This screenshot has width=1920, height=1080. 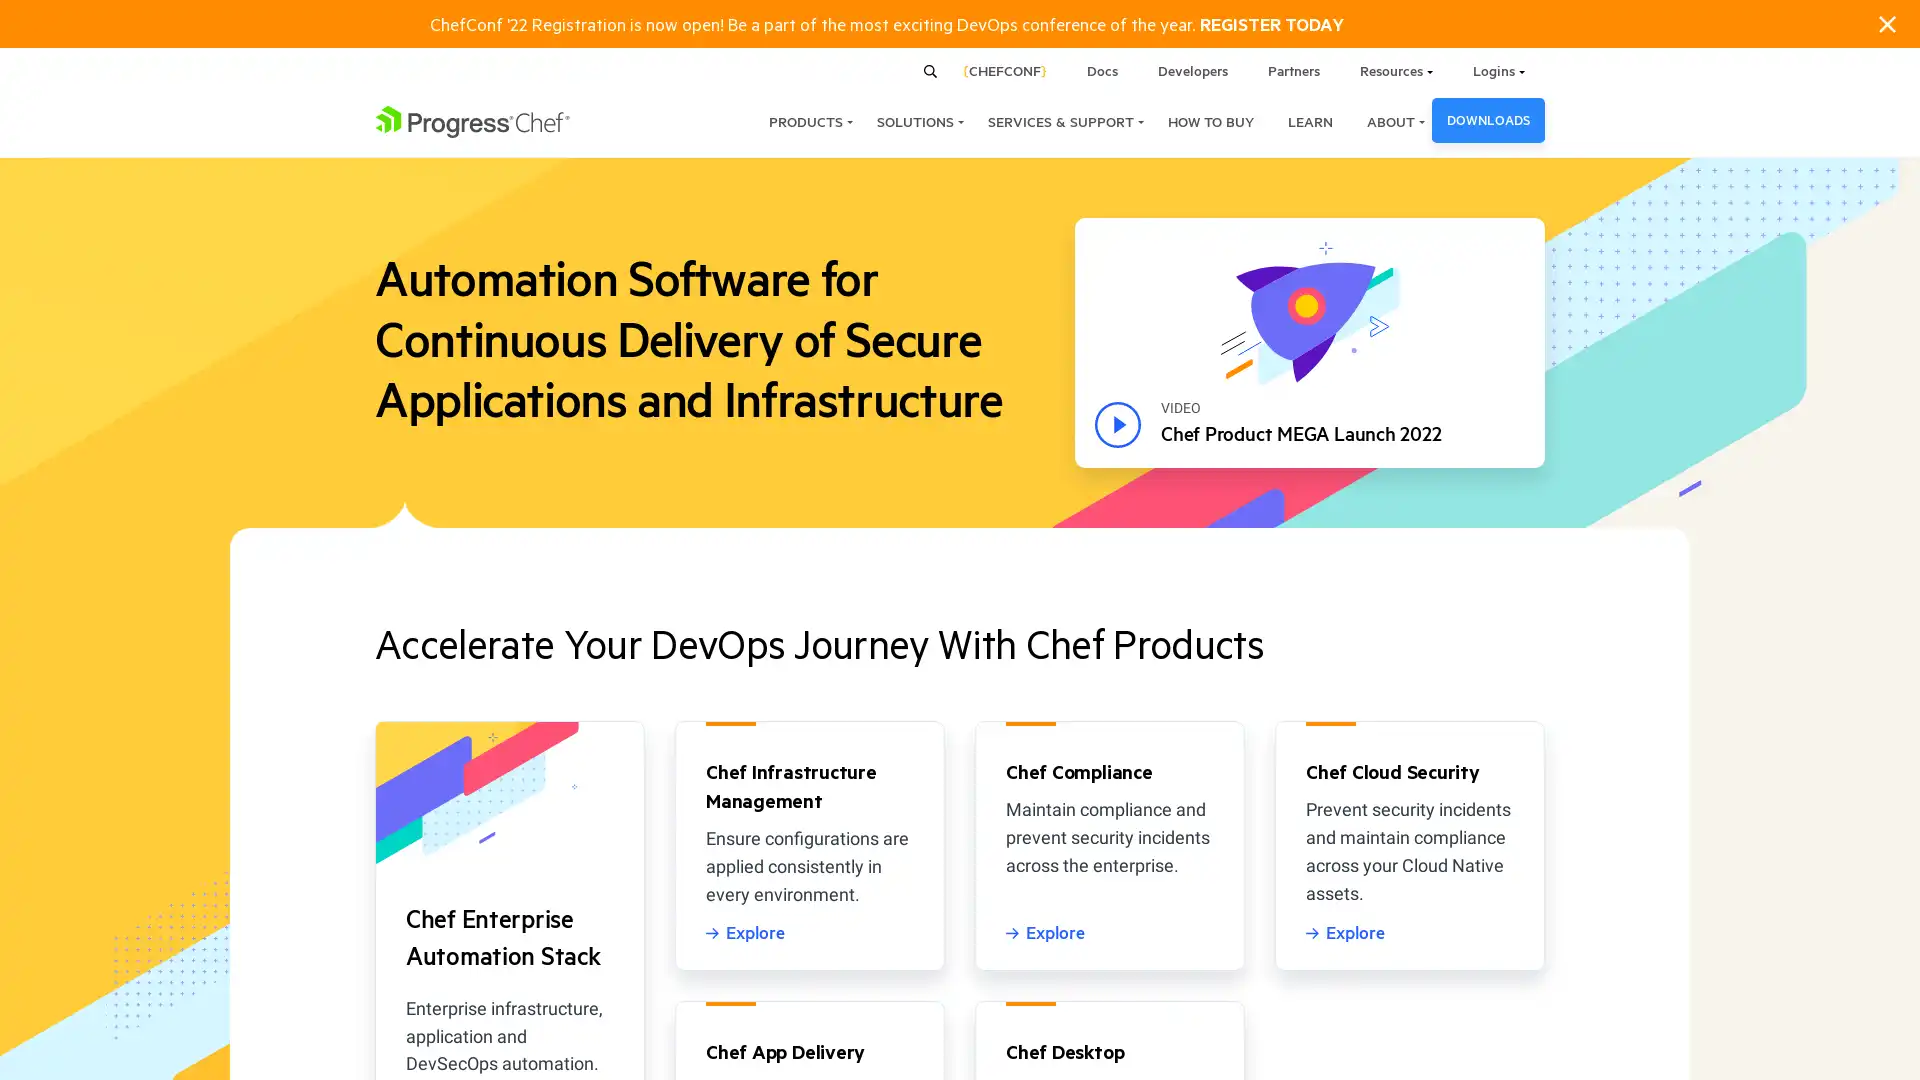 I want to click on ABOUT, so click(x=1345, y=122).